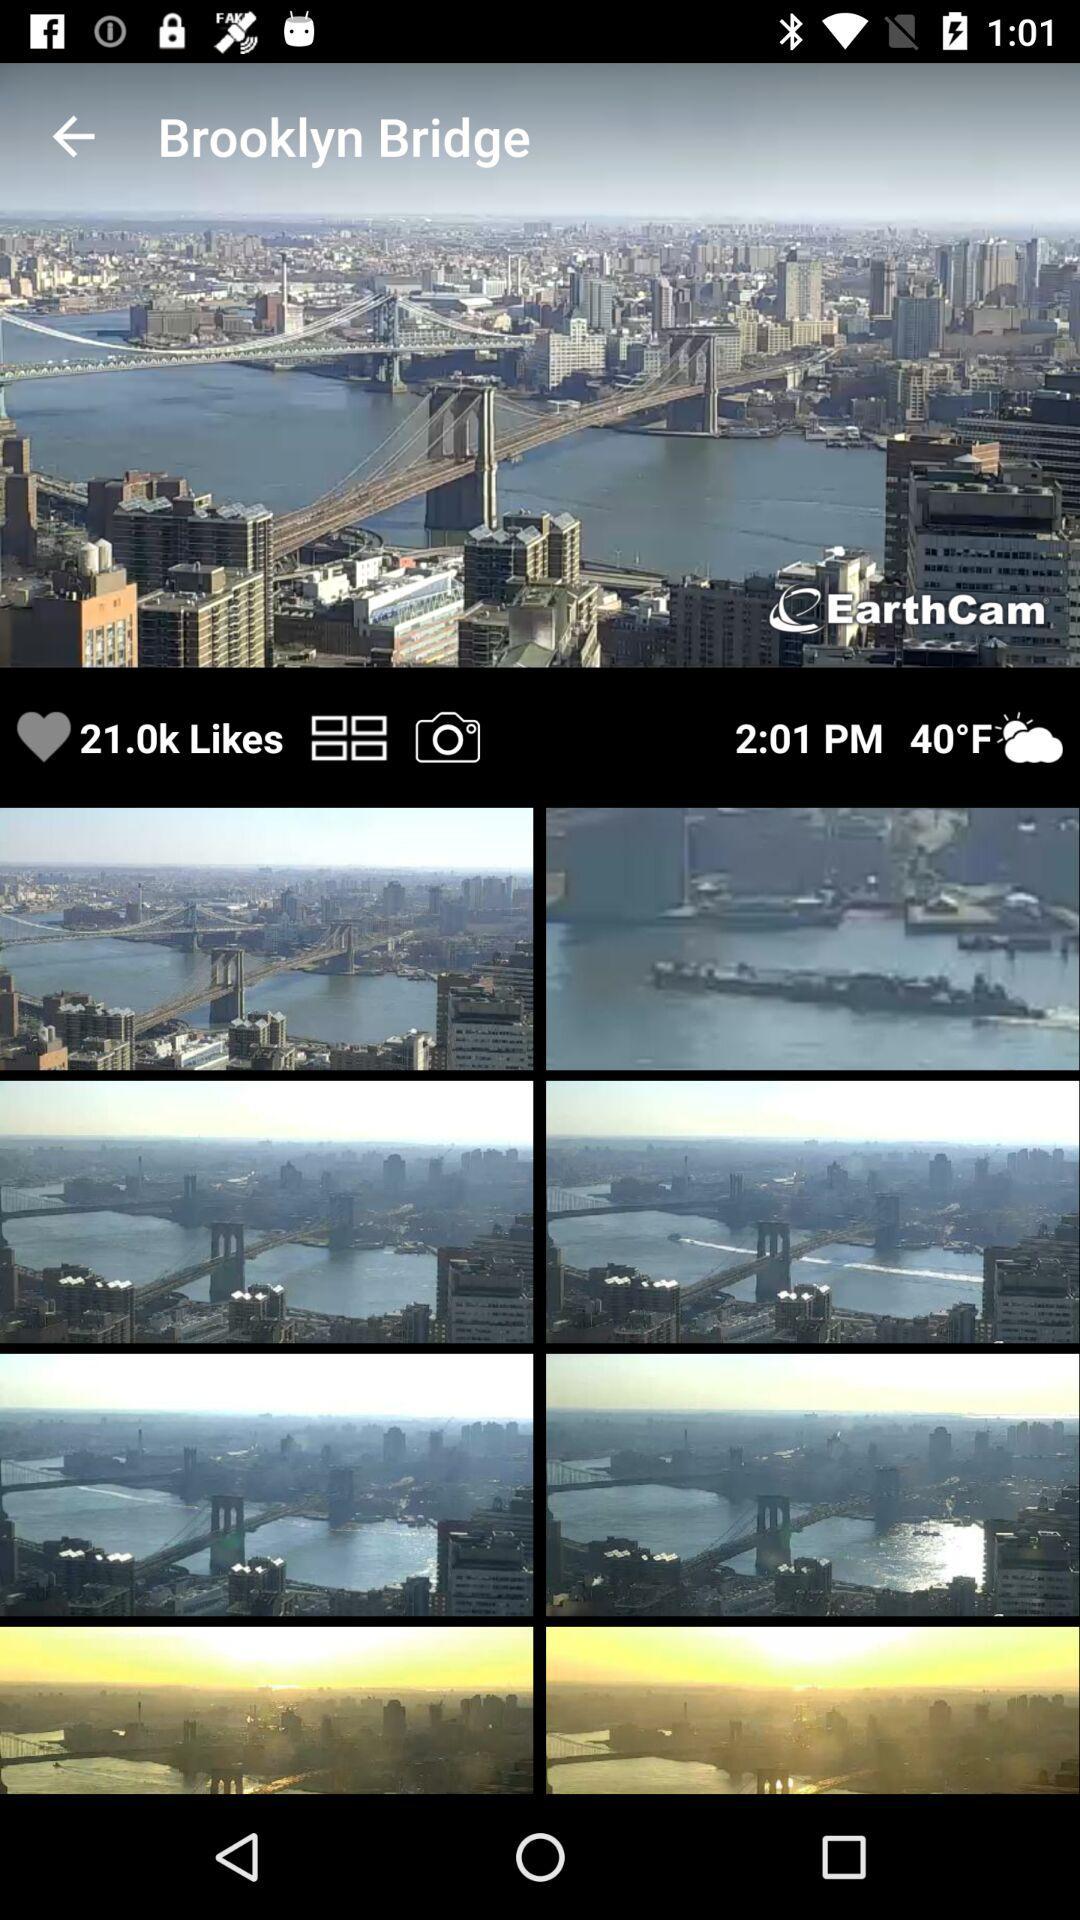  What do you see at coordinates (446, 736) in the screenshot?
I see `camera option` at bounding box center [446, 736].